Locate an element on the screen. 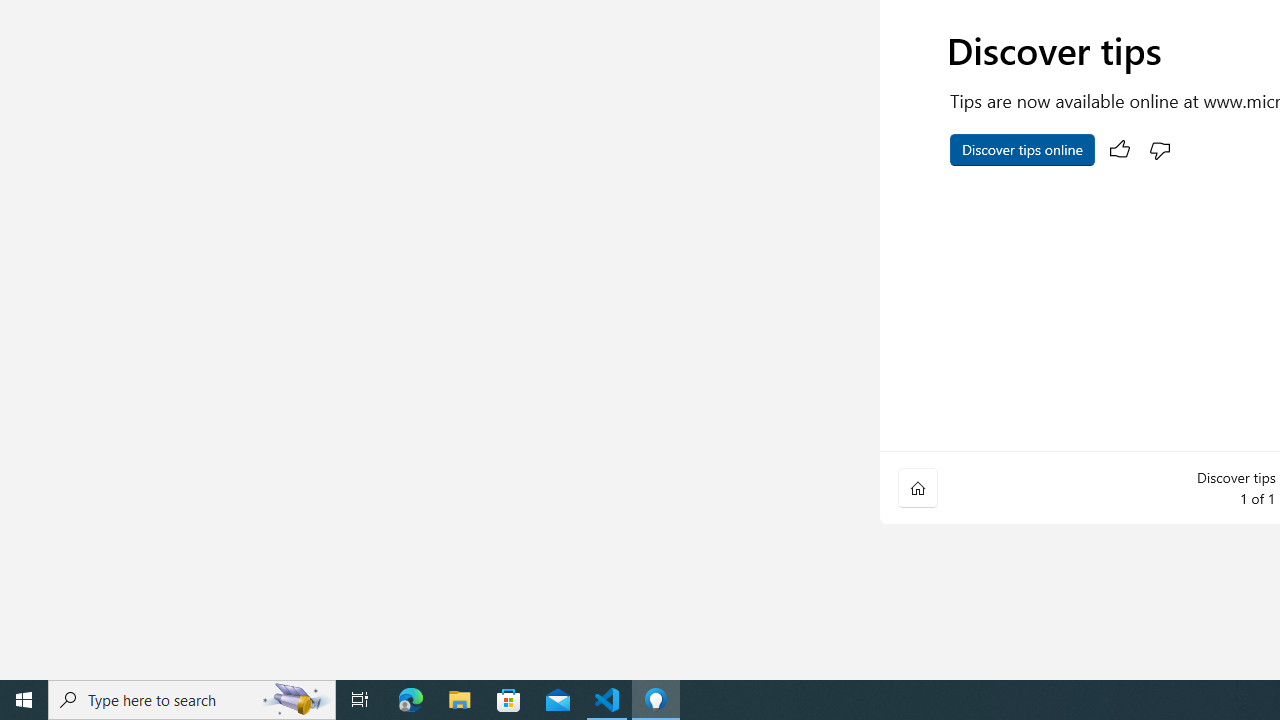 The height and width of the screenshot is (720, 1280). 'Discover tips online' is located at coordinates (1022, 149).